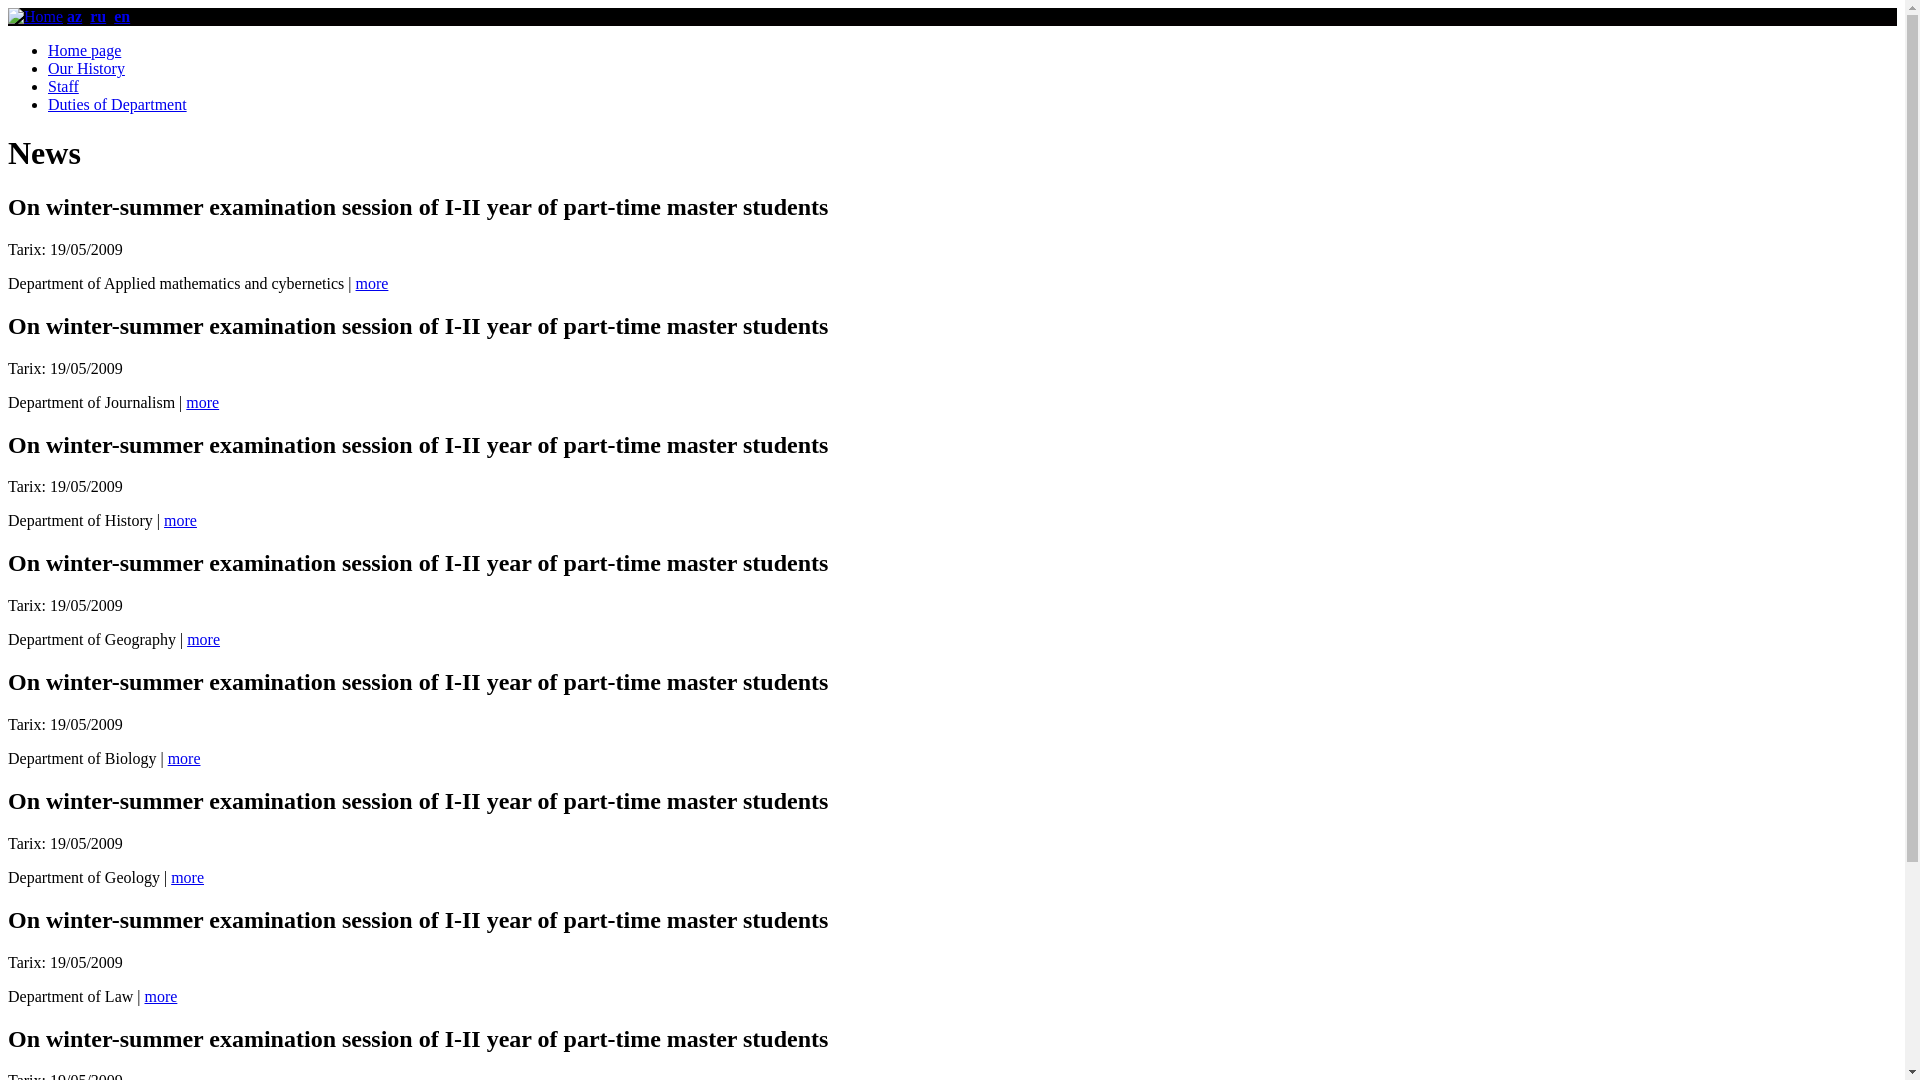 This screenshot has height=1080, width=1920. What do you see at coordinates (180, 519) in the screenshot?
I see `'more'` at bounding box center [180, 519].